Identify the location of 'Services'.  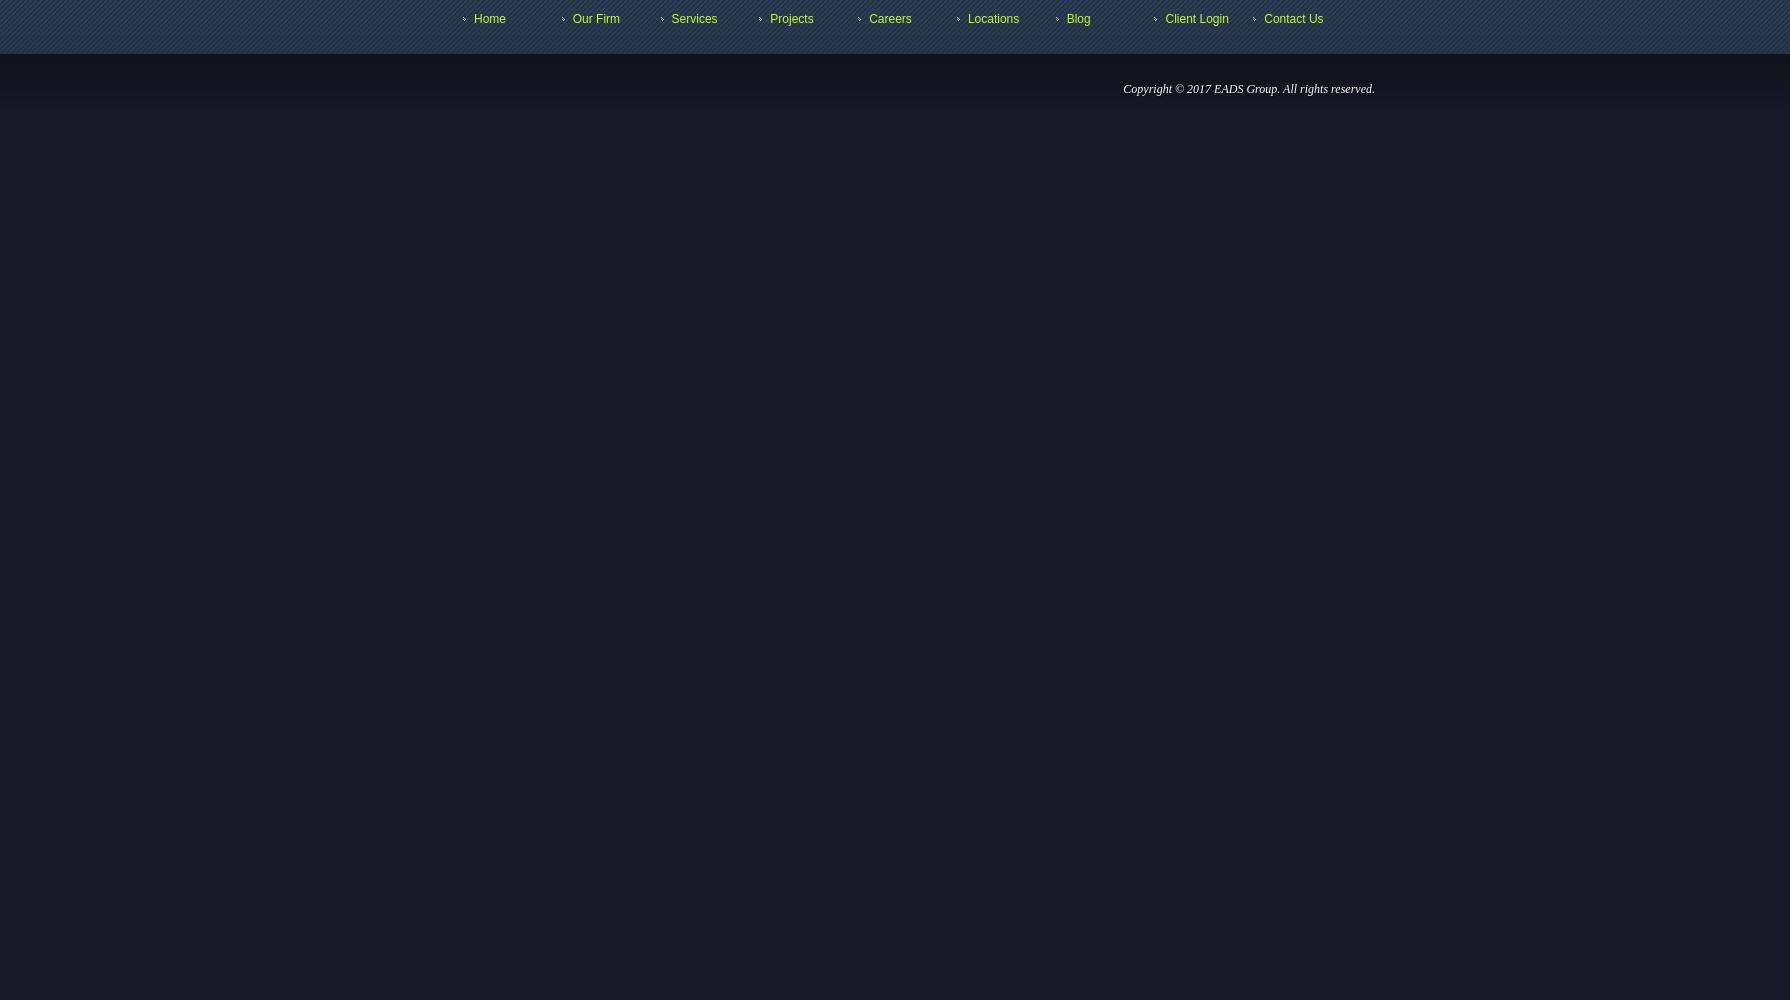
(692, 19).